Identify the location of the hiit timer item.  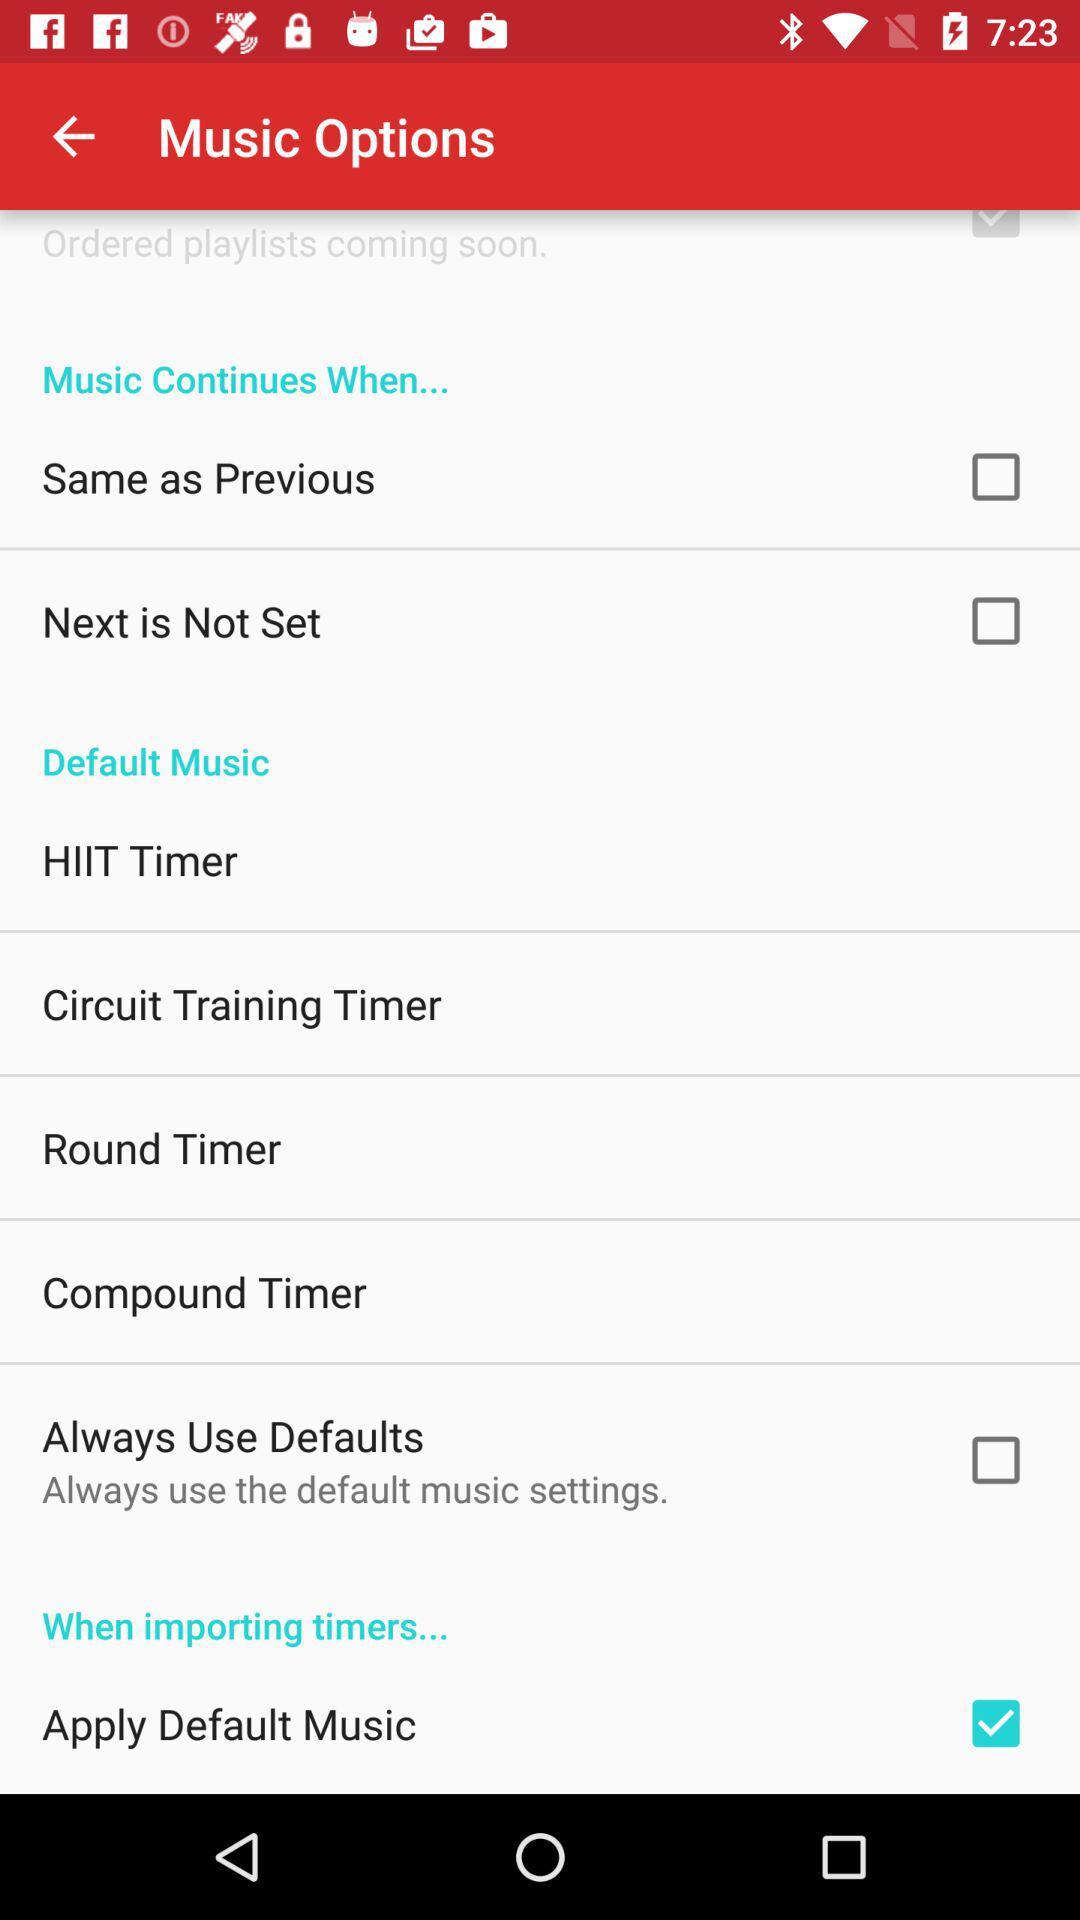
(138, 859).